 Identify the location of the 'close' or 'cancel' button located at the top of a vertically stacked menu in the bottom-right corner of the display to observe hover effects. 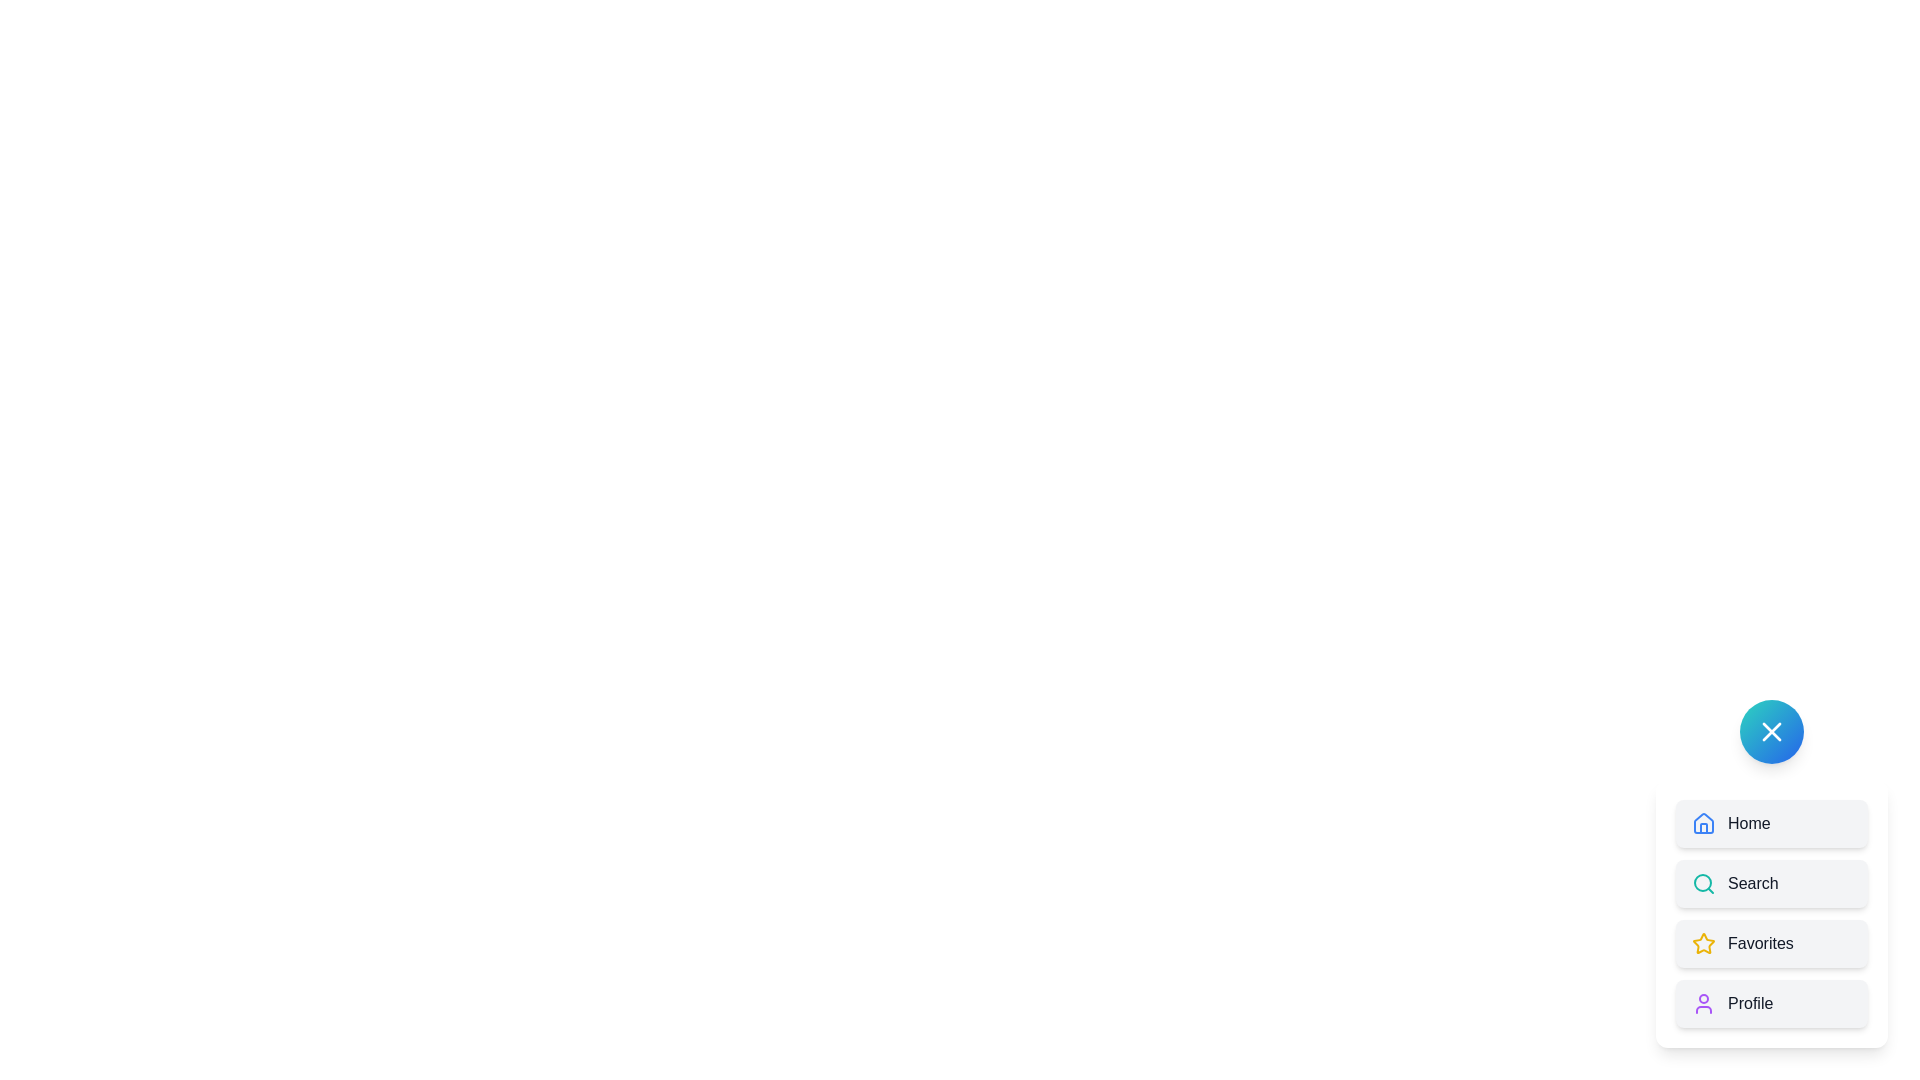
(1771, 732).